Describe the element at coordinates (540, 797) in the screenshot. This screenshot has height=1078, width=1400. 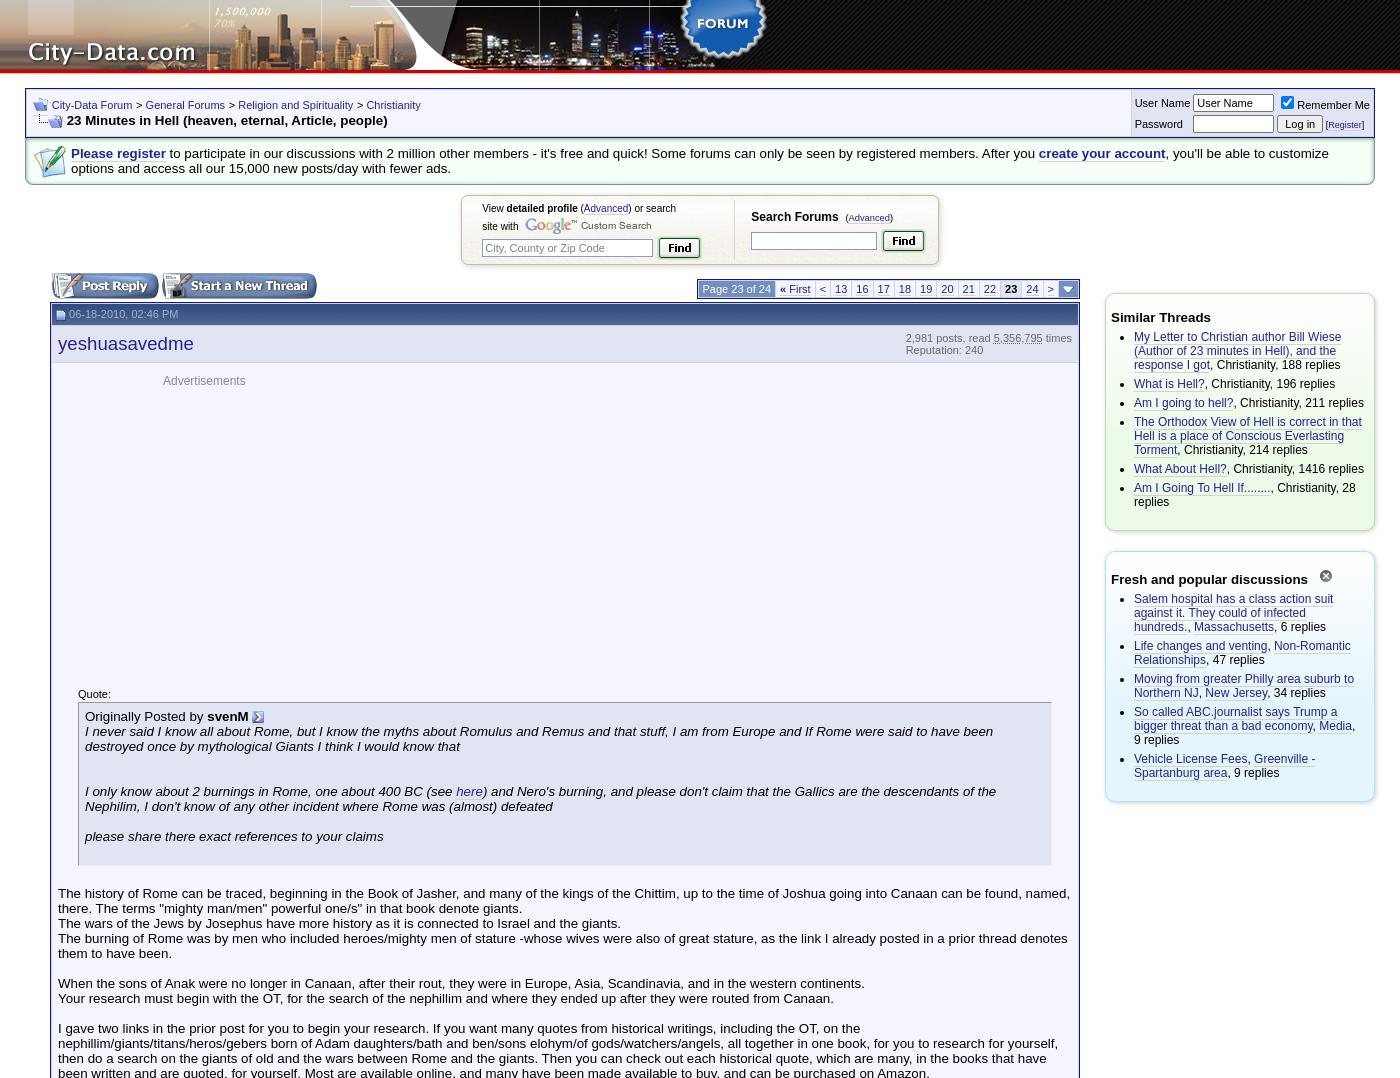
I see `') and Nero's burning, and please don't claim that the Gallics are the descendants of the Nephilim, I don't know of any other incident where Rome was (almost) defeated'` at that location.